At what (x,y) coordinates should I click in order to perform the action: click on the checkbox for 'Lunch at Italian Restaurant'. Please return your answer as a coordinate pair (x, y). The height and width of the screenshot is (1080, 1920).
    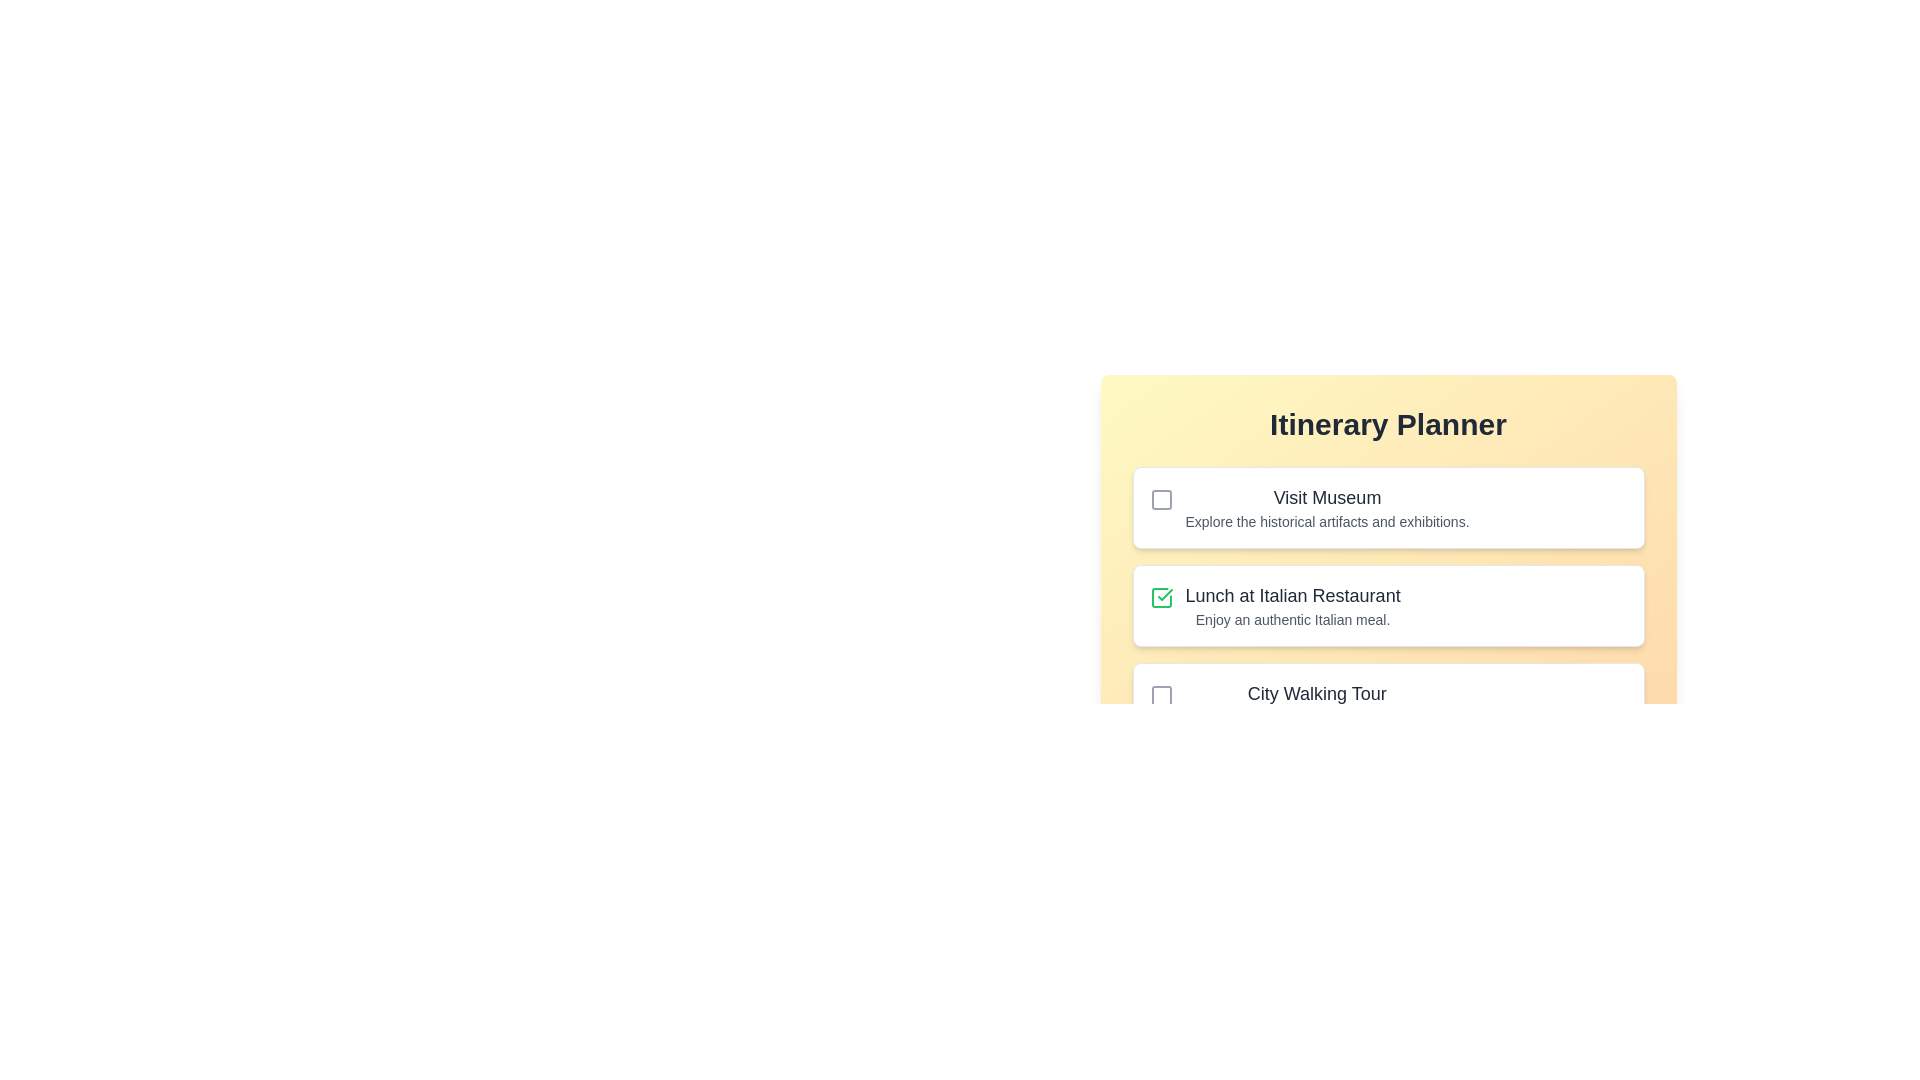
    Looking at the image, I should click on (1161, 596).